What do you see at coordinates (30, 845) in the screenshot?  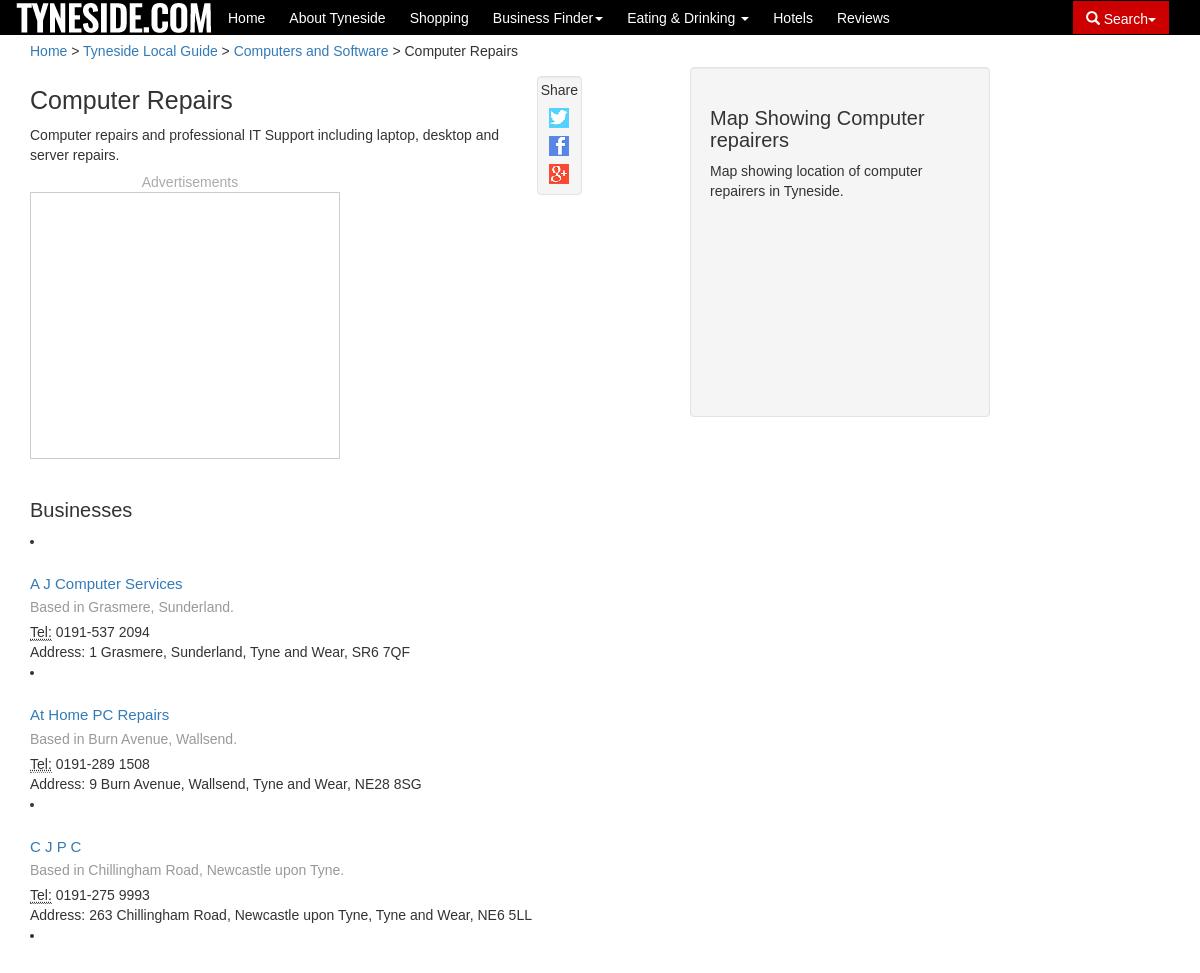 I see `'C J P C'` at bounding box center [30, 845].